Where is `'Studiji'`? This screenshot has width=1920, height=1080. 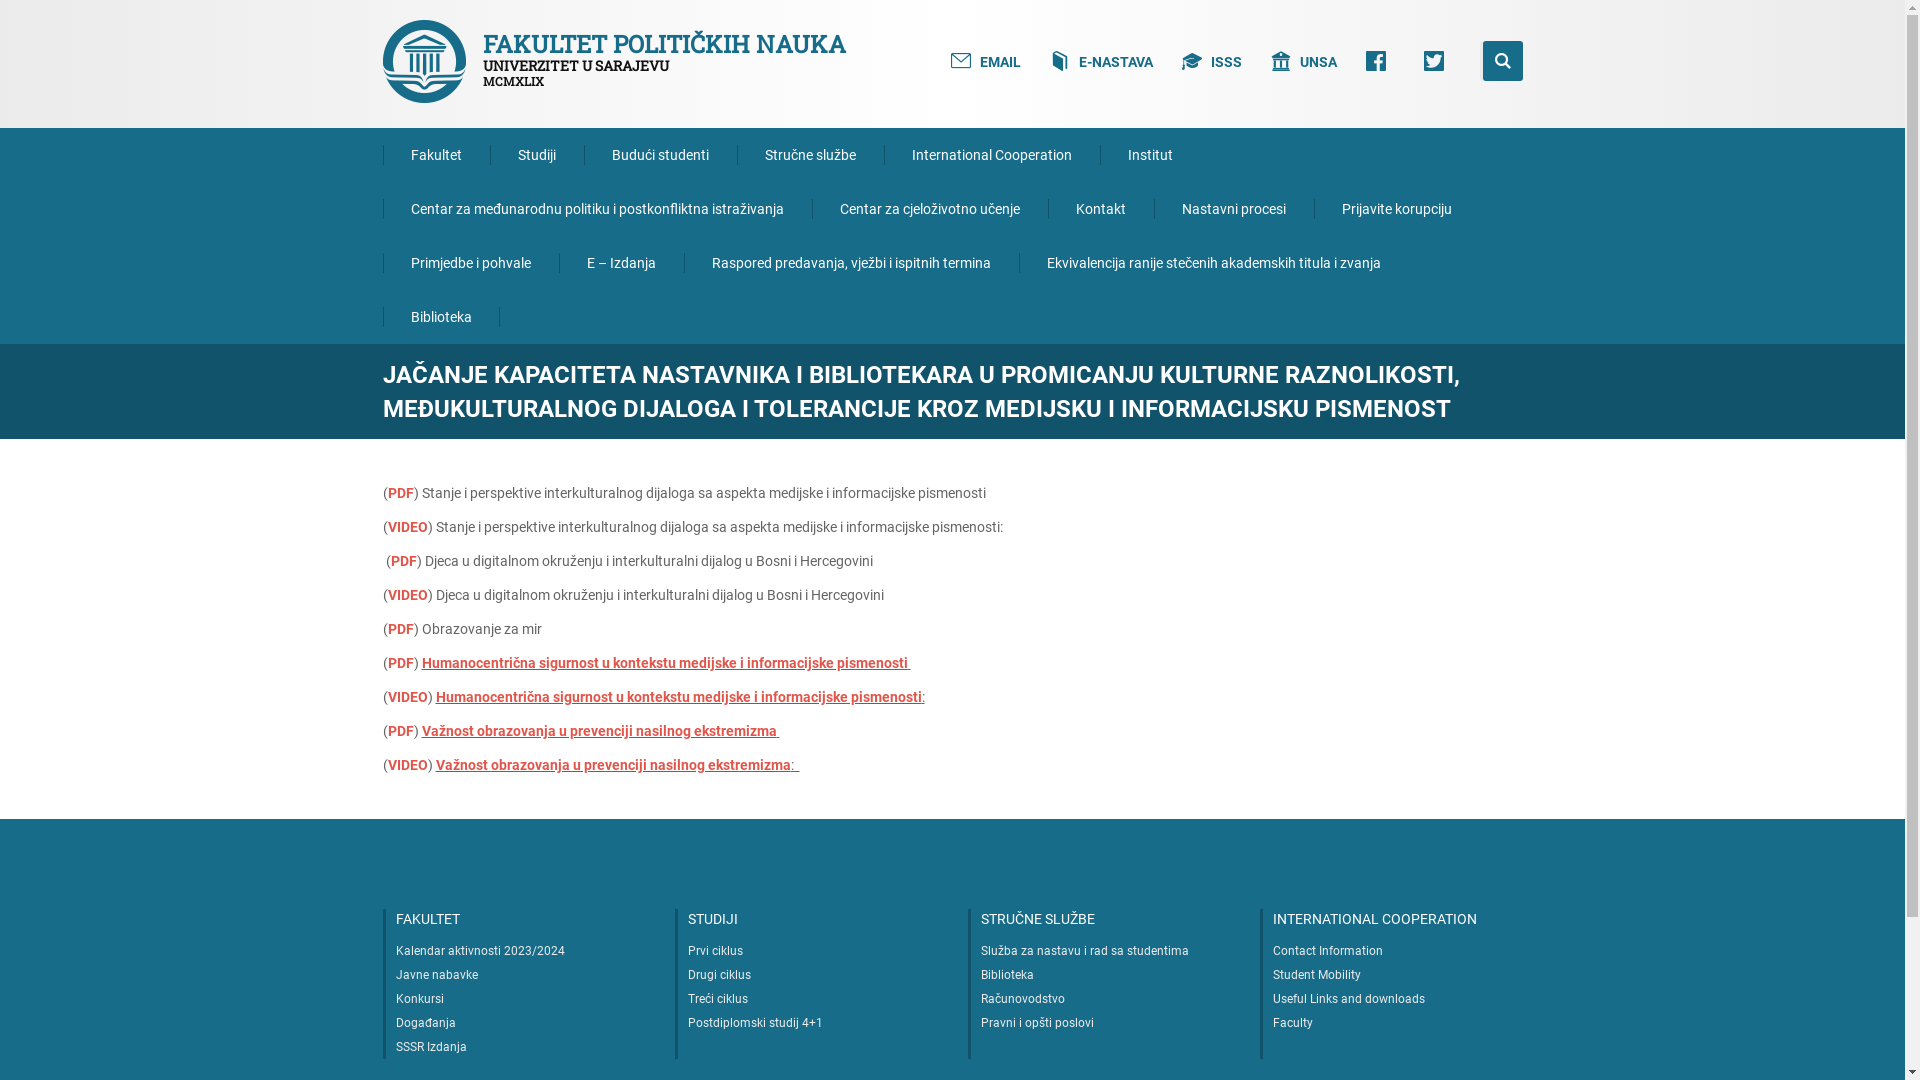 'Studiji' is located at coordinates (537, 153).